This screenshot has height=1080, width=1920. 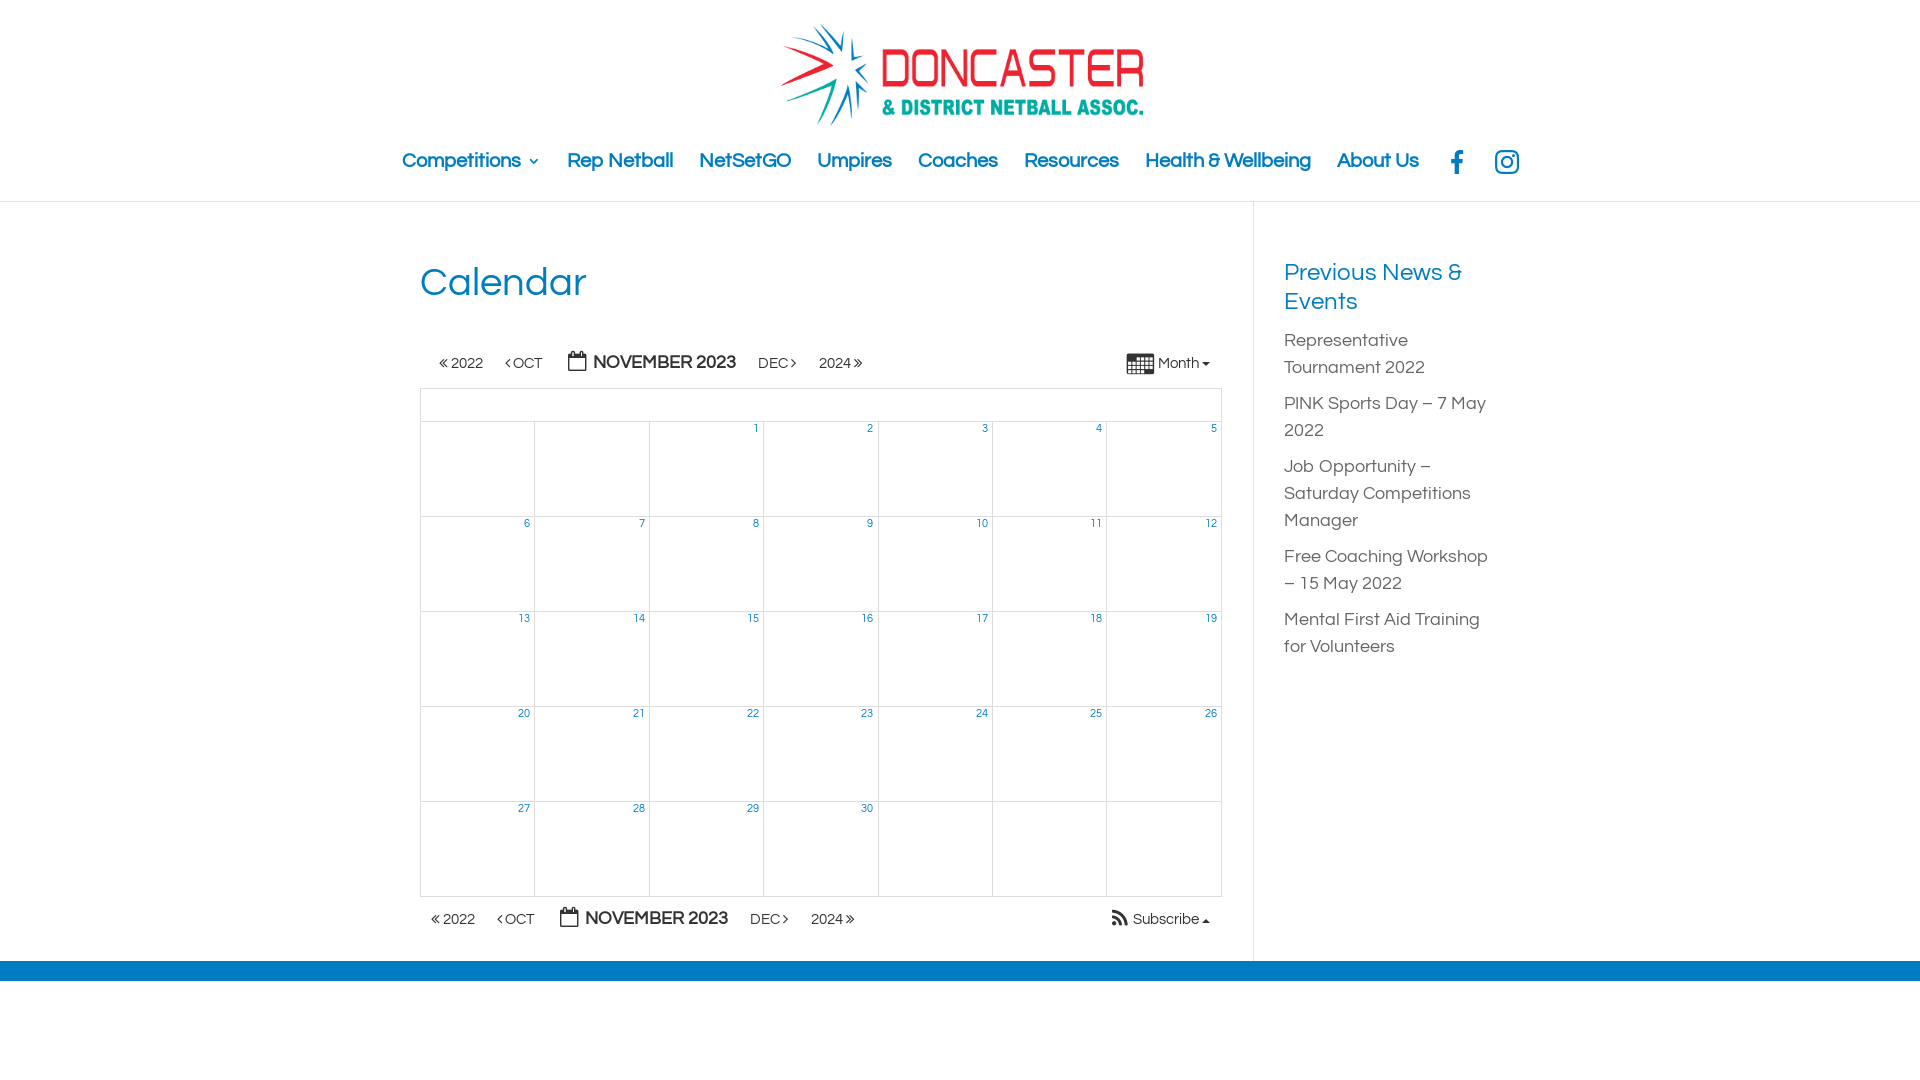 What do you see at coordinates (746, 712) in the screenshot?
I see `'22'` at bounding box center [746, 712].